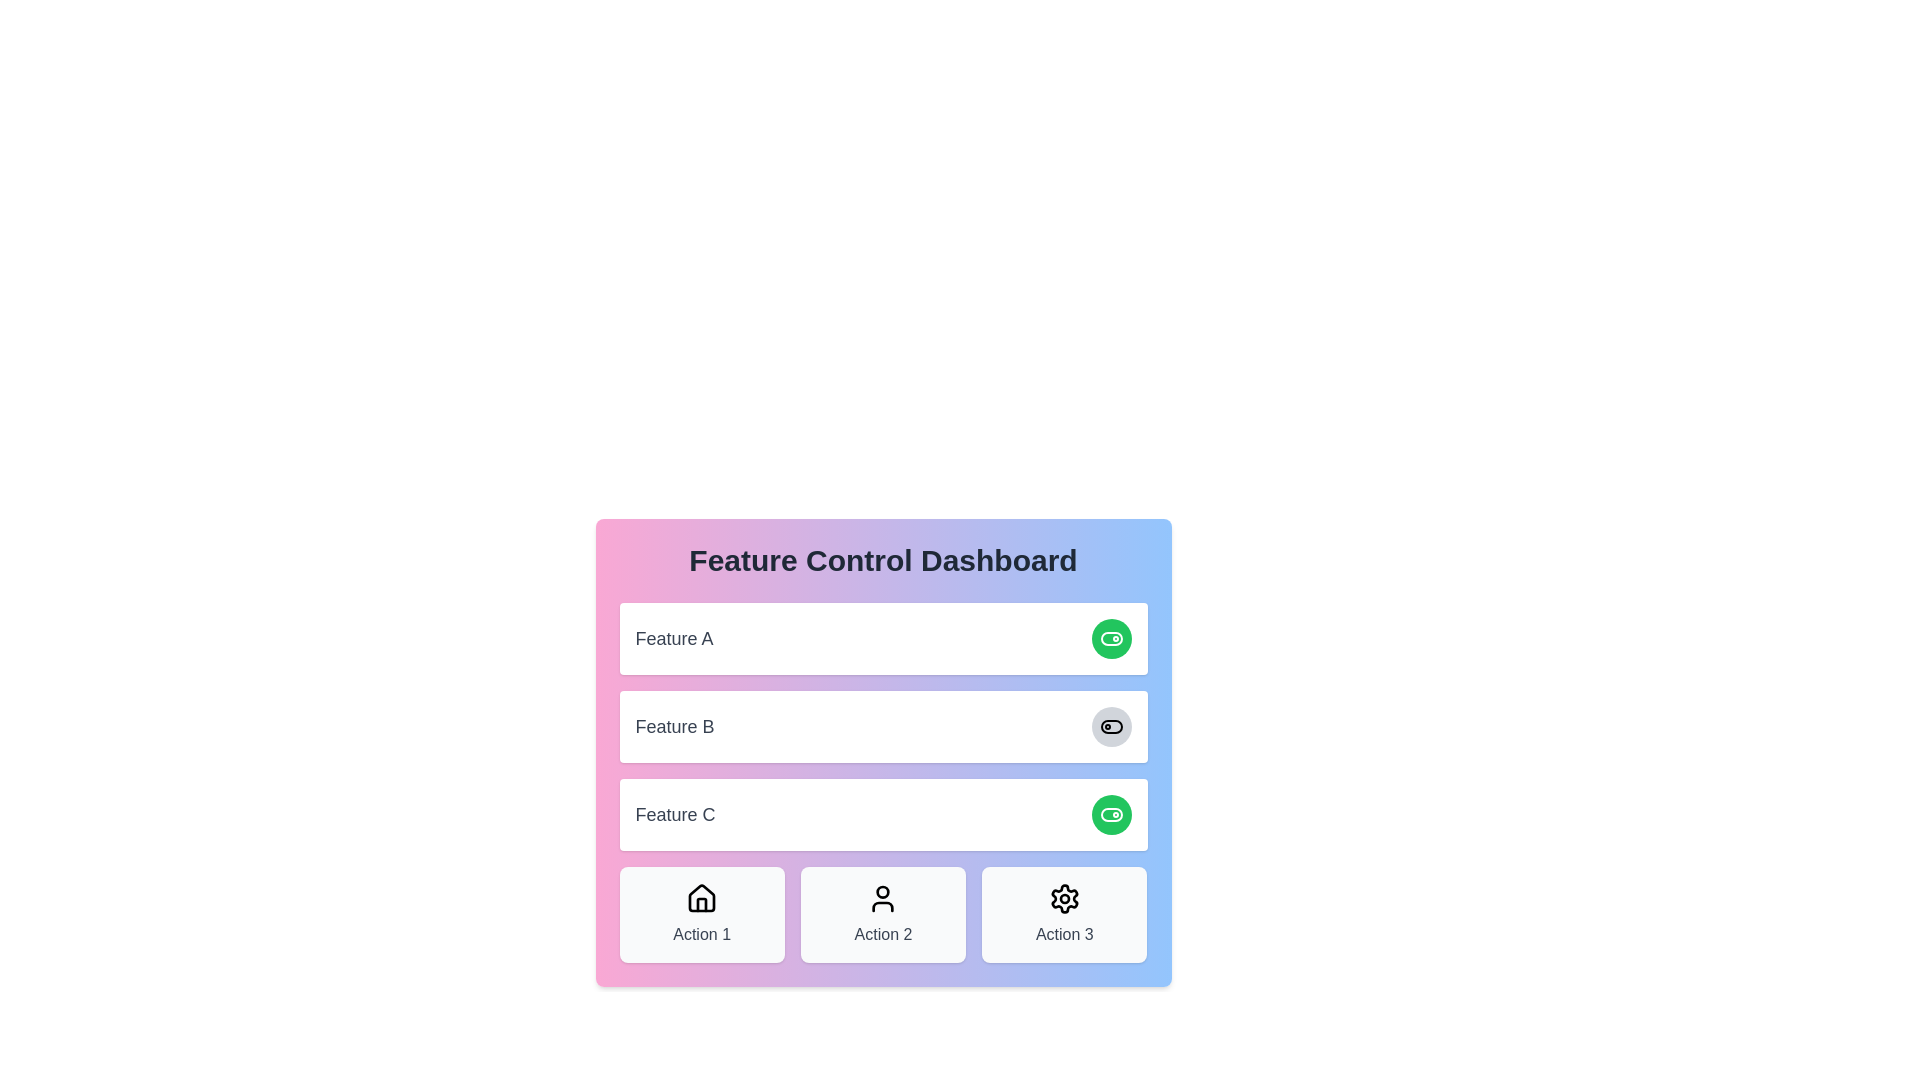 The width and height of the screenshot is (1920, 1080). What do you see at coordinates (1110, 814) in the screenshot?
I see `the toggle button to change the state of 'Feature C' in the Feature Control Dashboard` at bounding box center [1110, 814].